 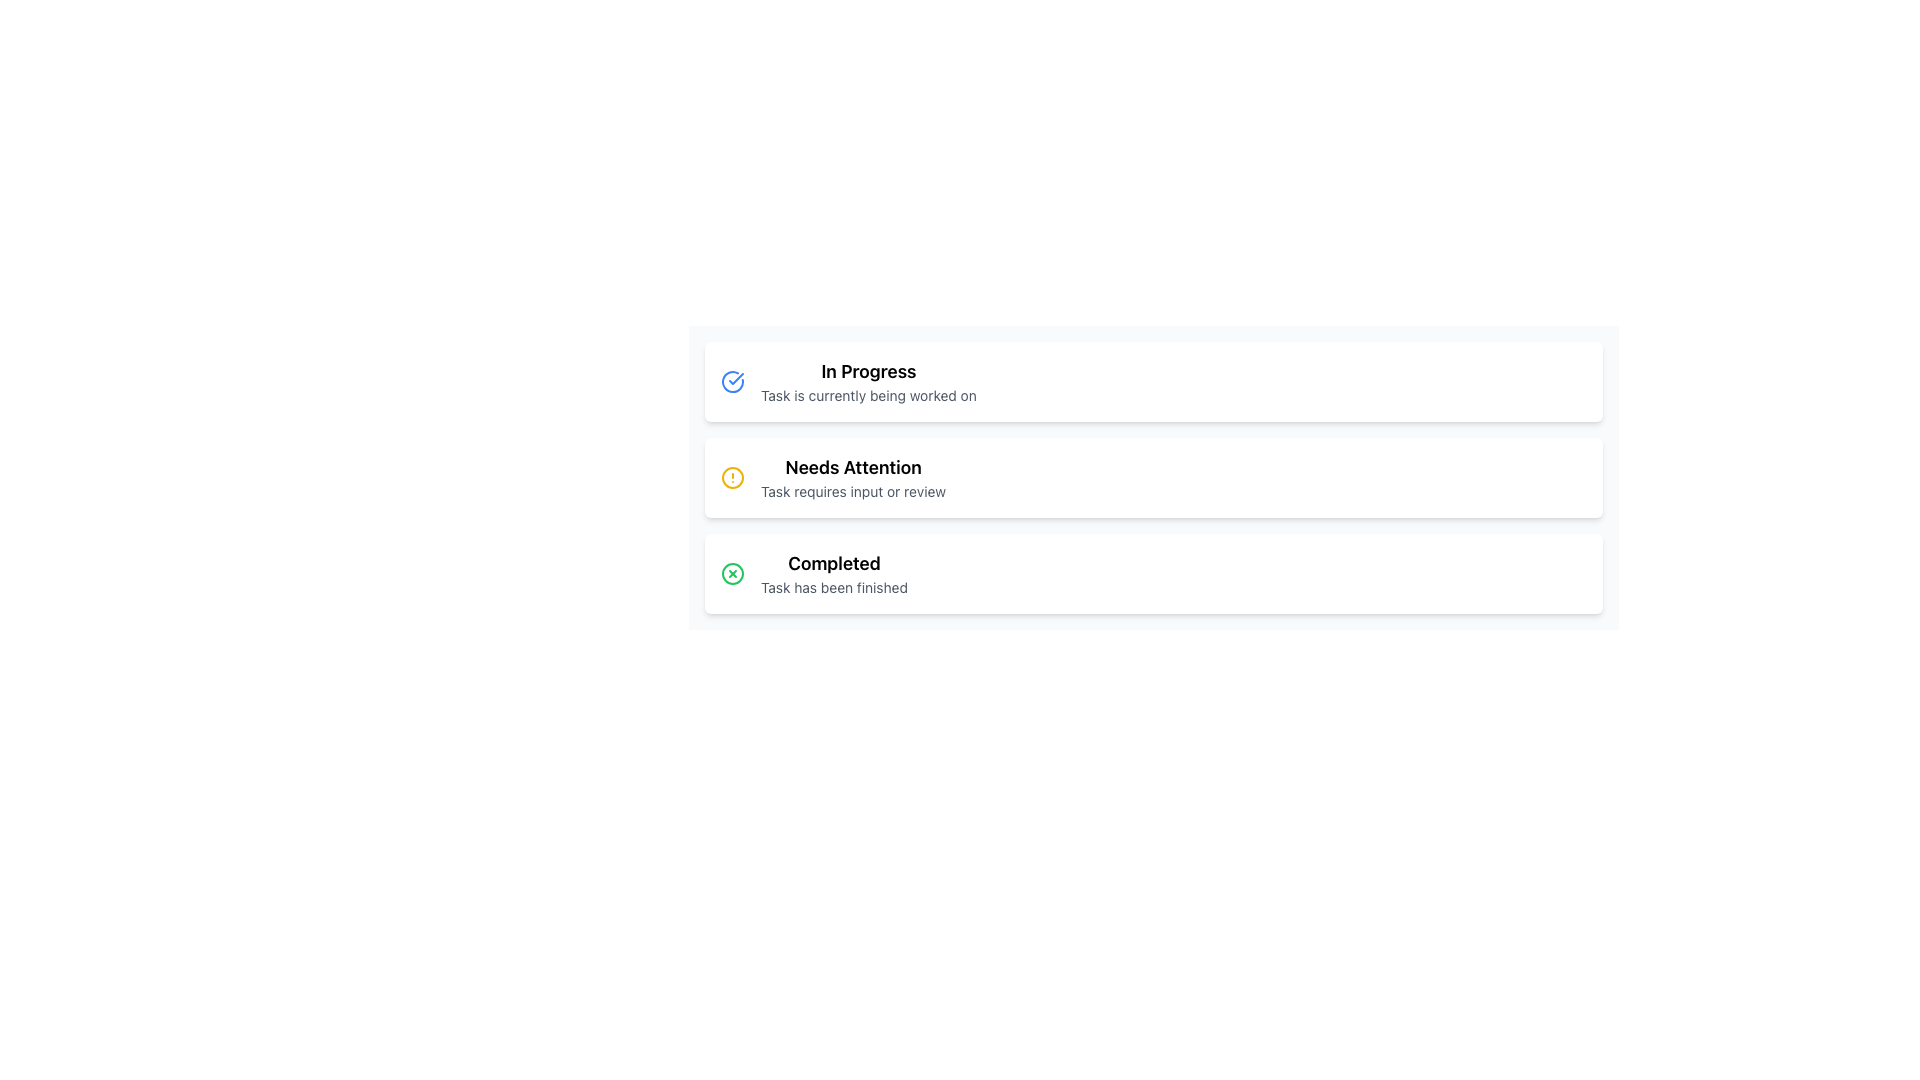 I want to click on the hollow green circle icon with a solid outline located to the left of the 'Completed' label, which contains a smaller cross symbol in the center, so click(x=732, y=574).